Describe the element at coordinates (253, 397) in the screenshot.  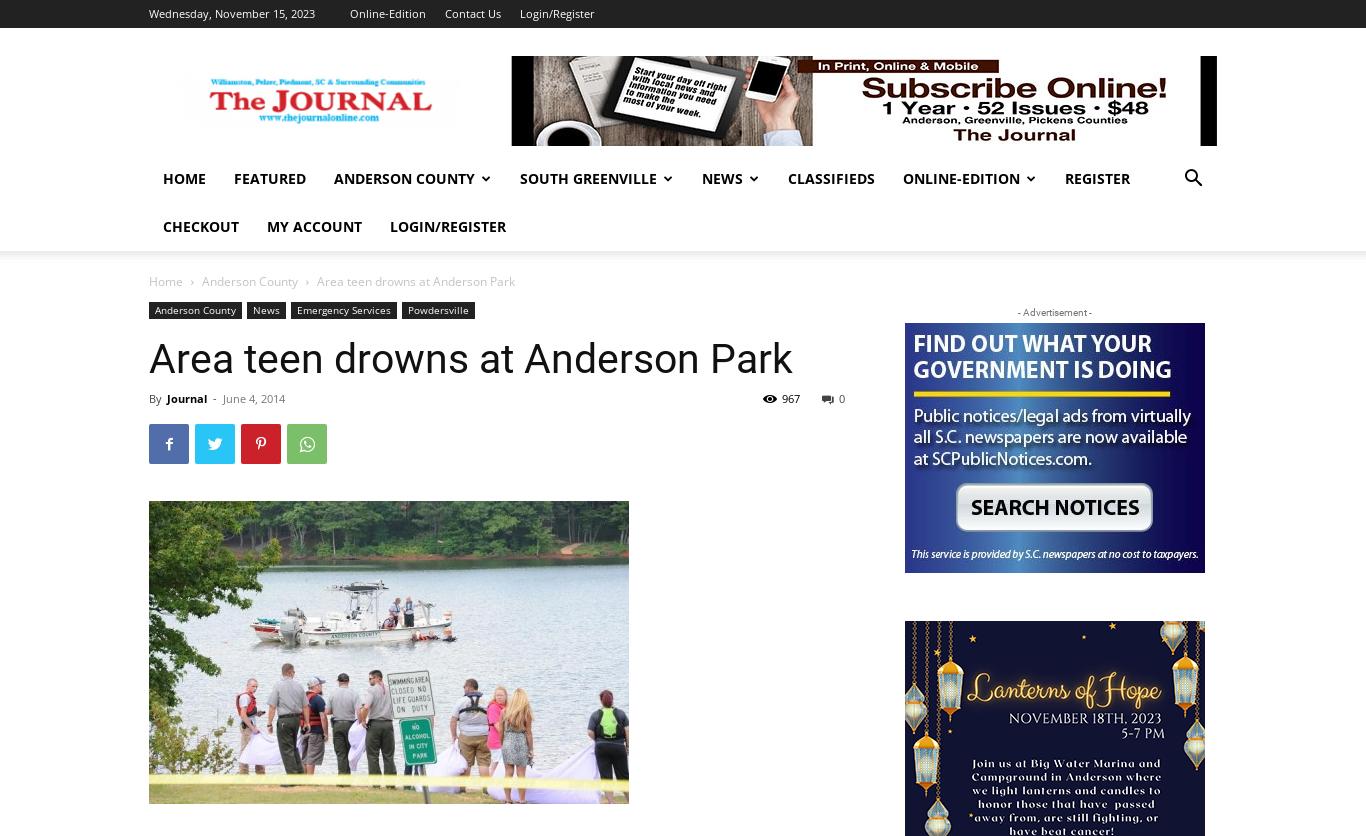
I see `'June 4, 2014'` at that location.